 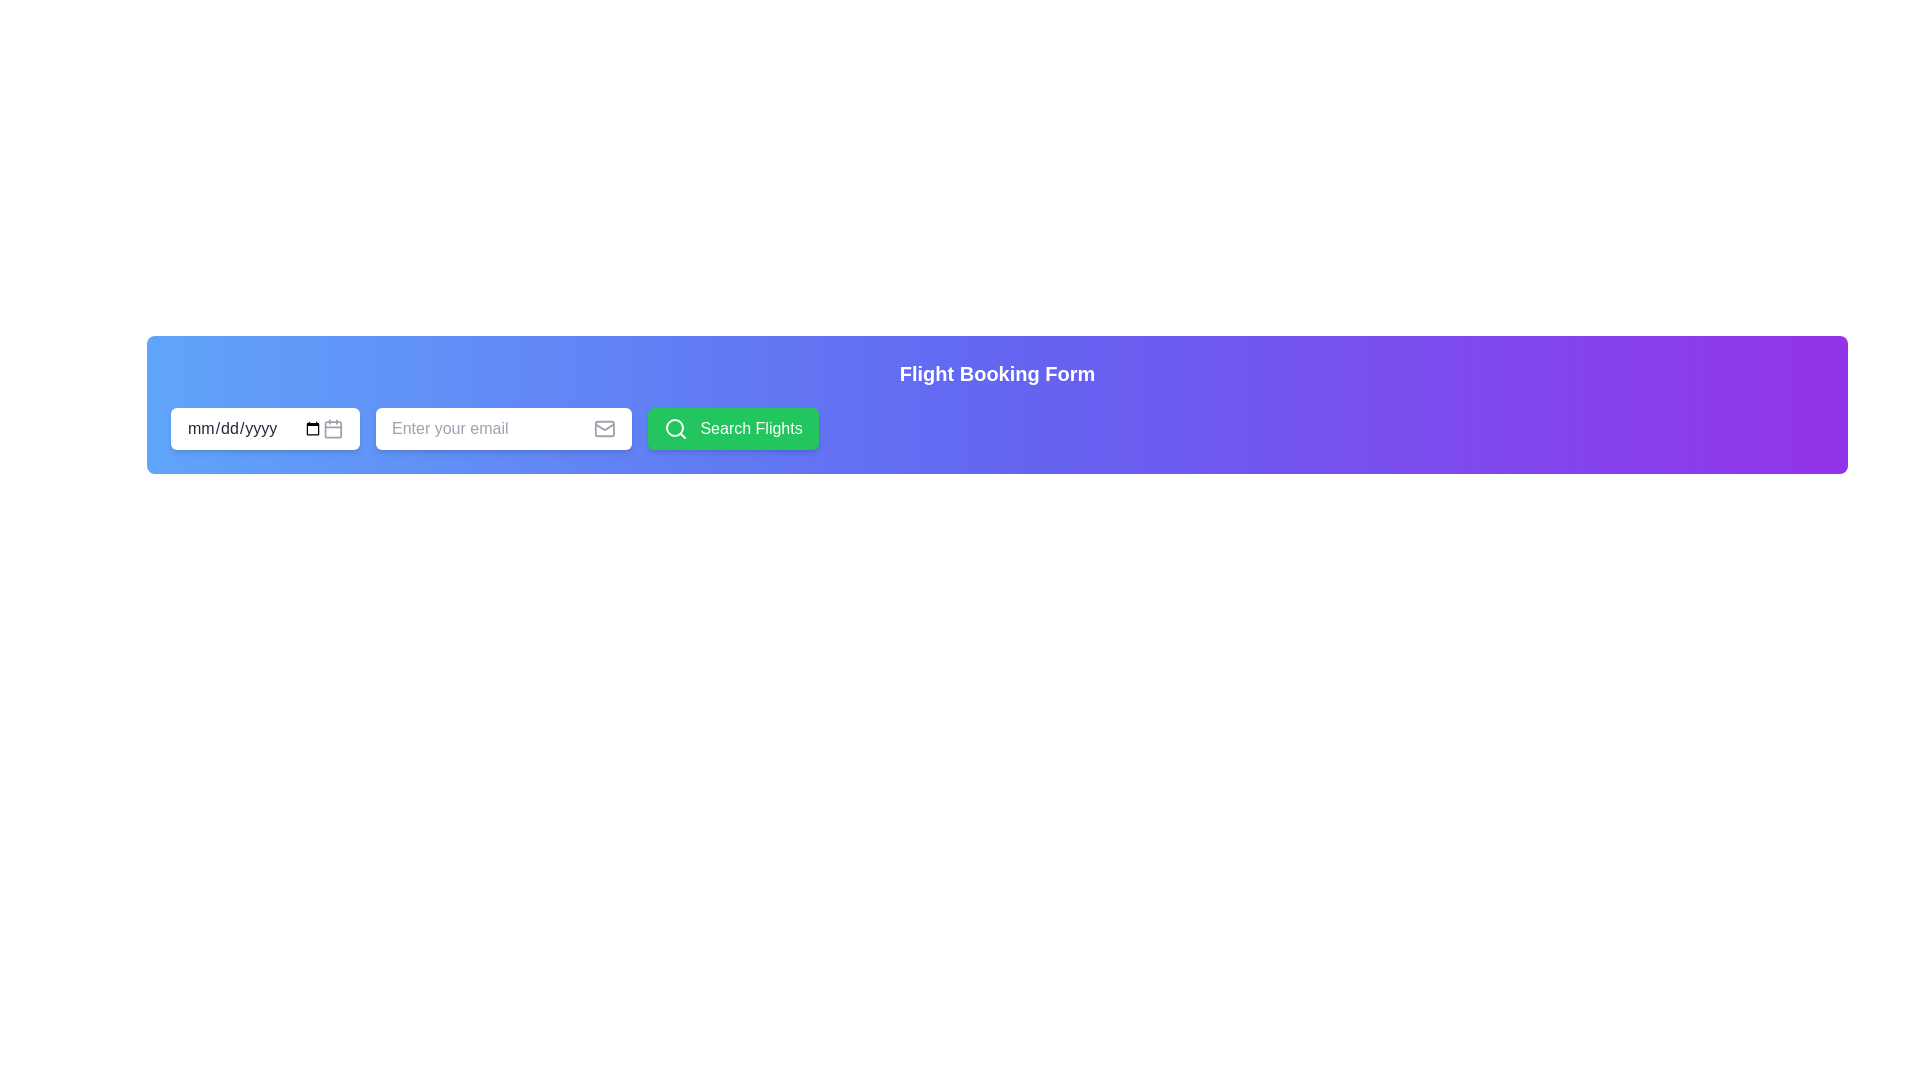 I want to click on the decorative graphic (SVG rectangle) within the email icon, located just after the text entry area of the email input field, so click(x=604, y=427).